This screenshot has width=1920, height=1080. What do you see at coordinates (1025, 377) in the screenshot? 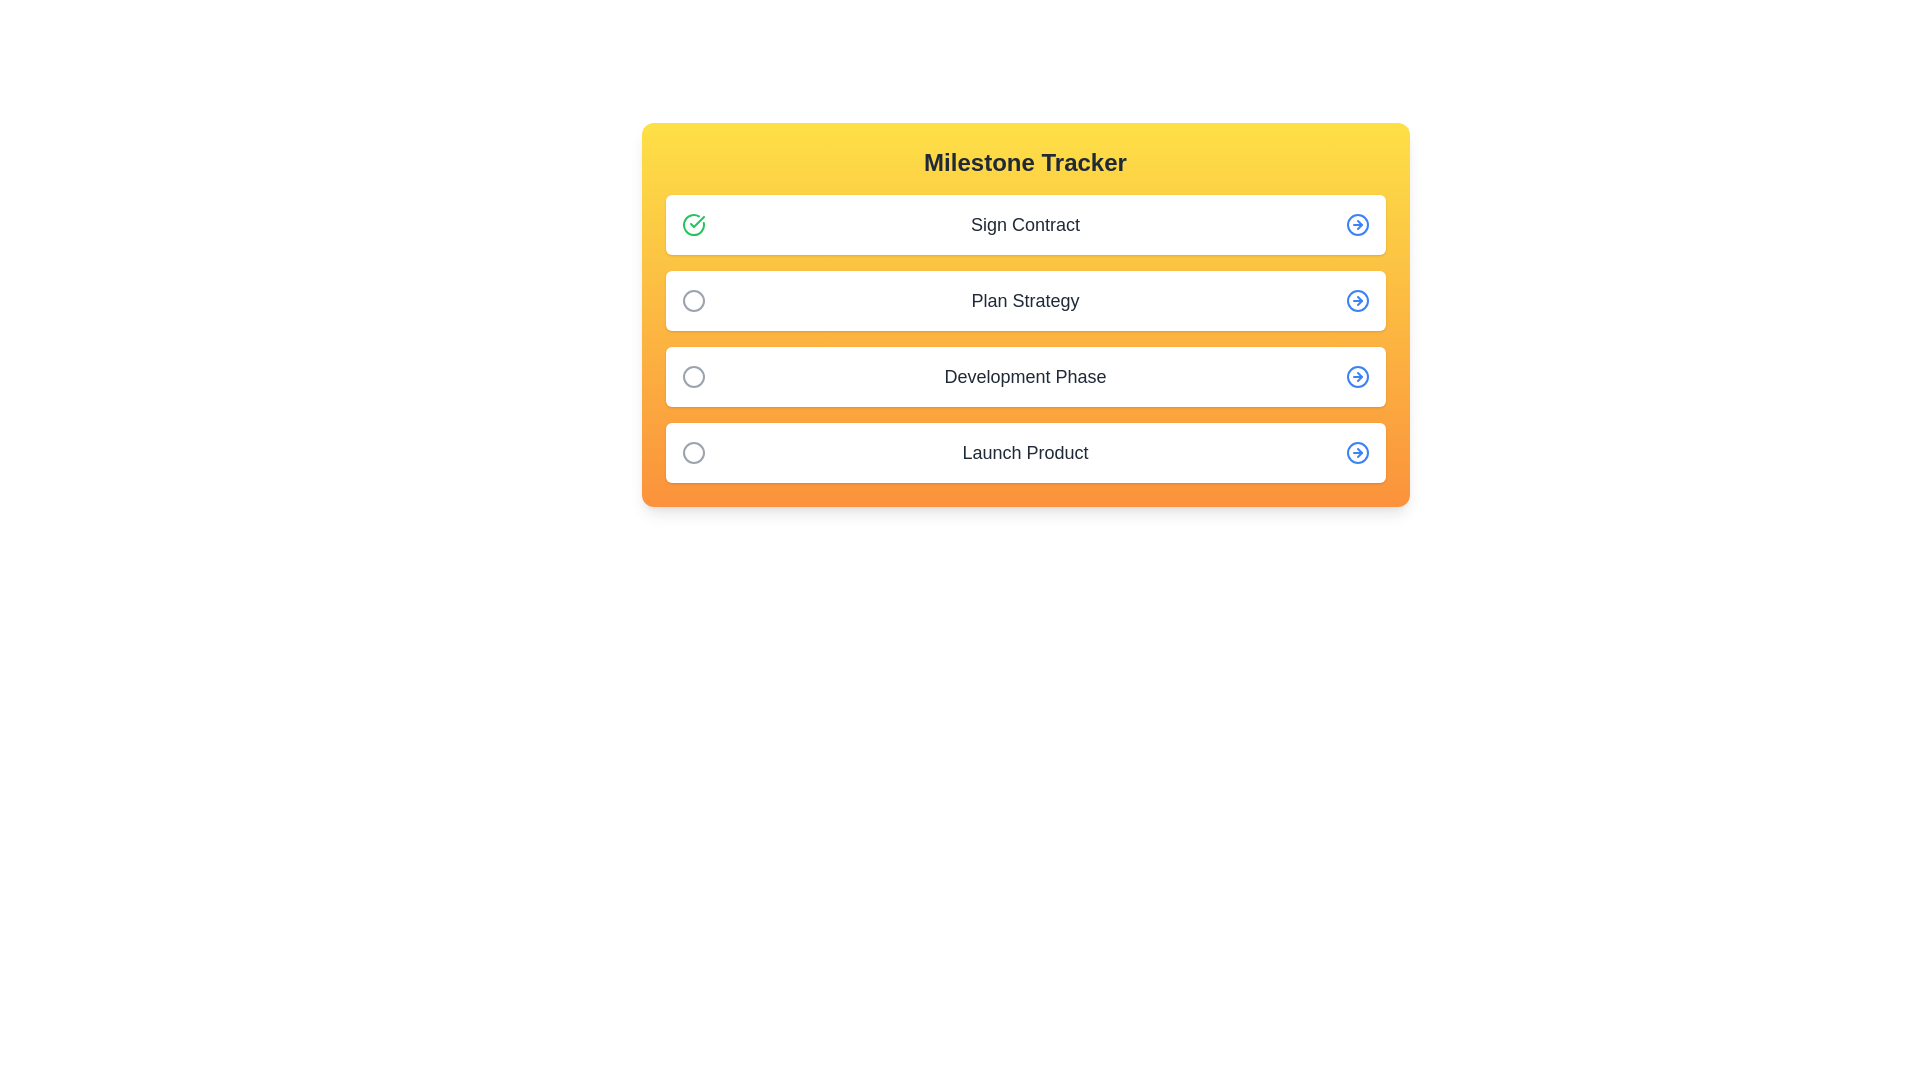
I see `the Step indicator item labeled 'Development Phase', which is the third item in a vertical list of UI blocks` at bounding box center [1025, 377].